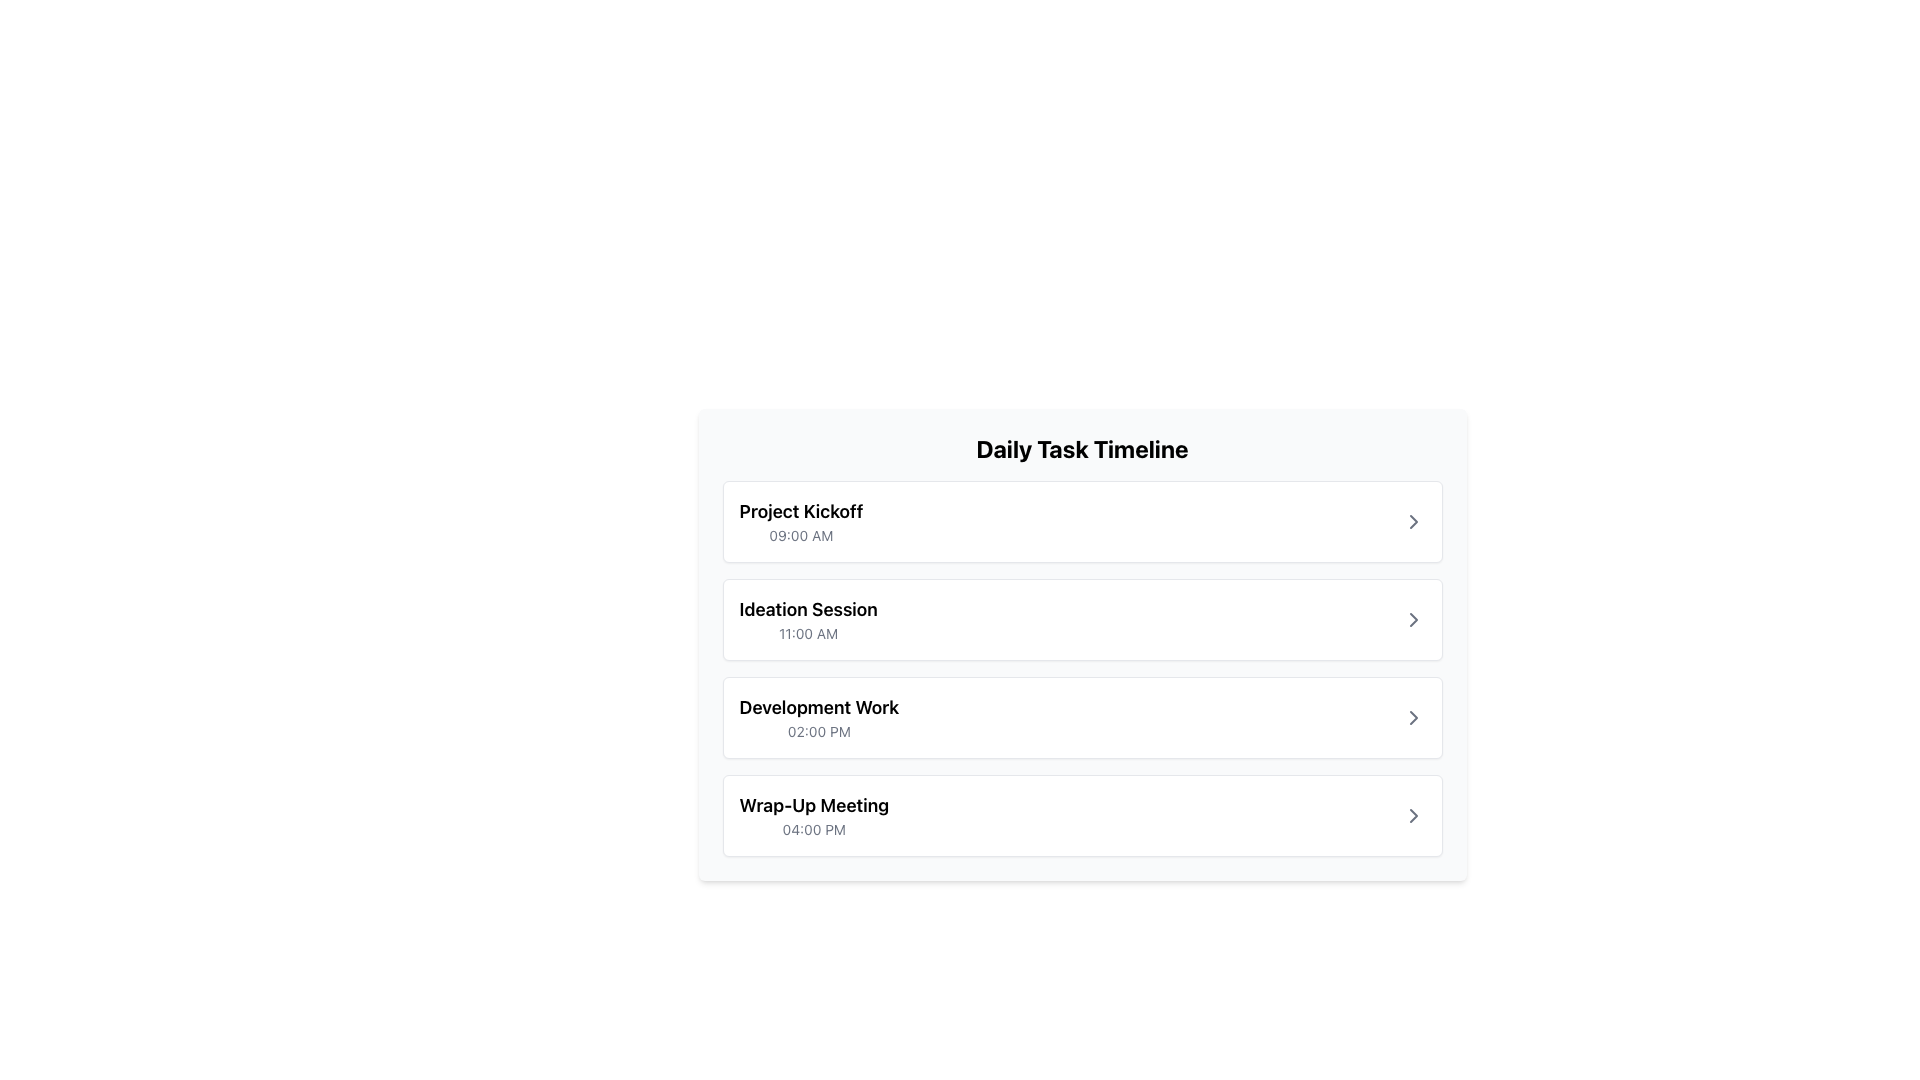 The width and height of the screenshot is (1920, 1080). What do you see at coordinates (1412, 716) in the screenshot?
I see `the right-arrow icon button located at the rightmost position of the 'Development Work' task entry` at bounding box center [1412, 716].